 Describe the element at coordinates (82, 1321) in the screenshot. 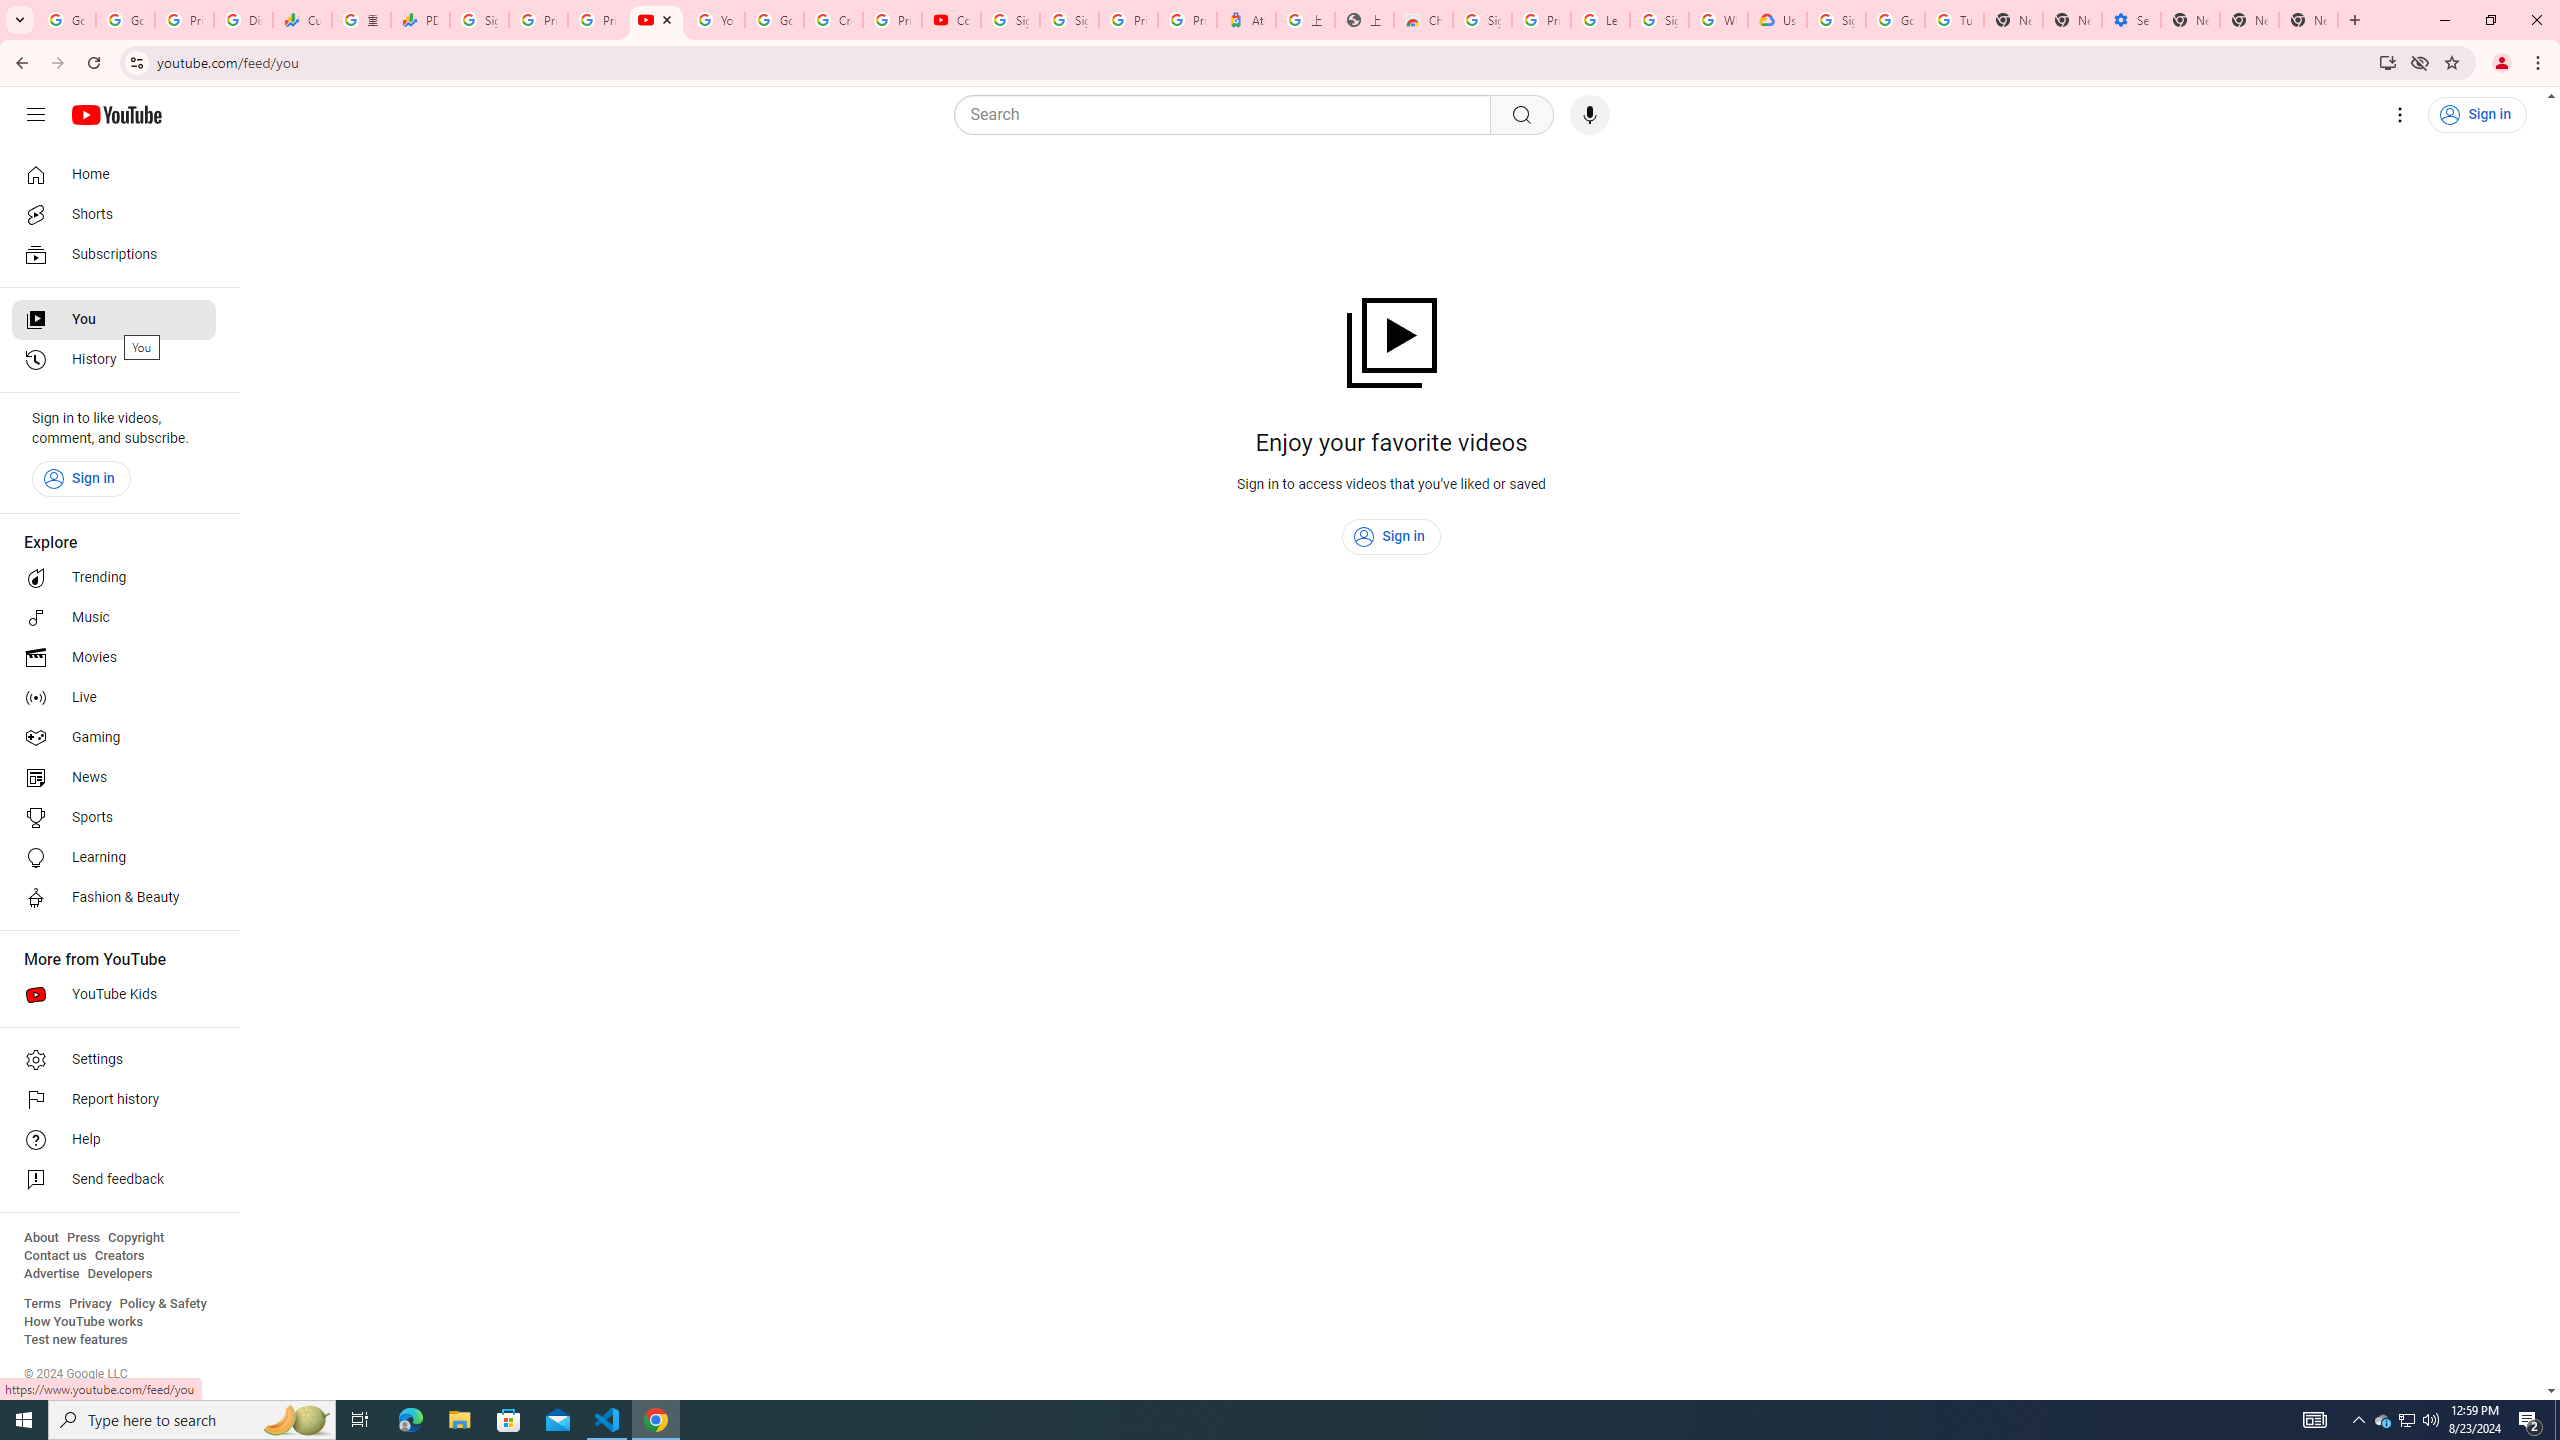

I see `'How YouTube works'` at that location.